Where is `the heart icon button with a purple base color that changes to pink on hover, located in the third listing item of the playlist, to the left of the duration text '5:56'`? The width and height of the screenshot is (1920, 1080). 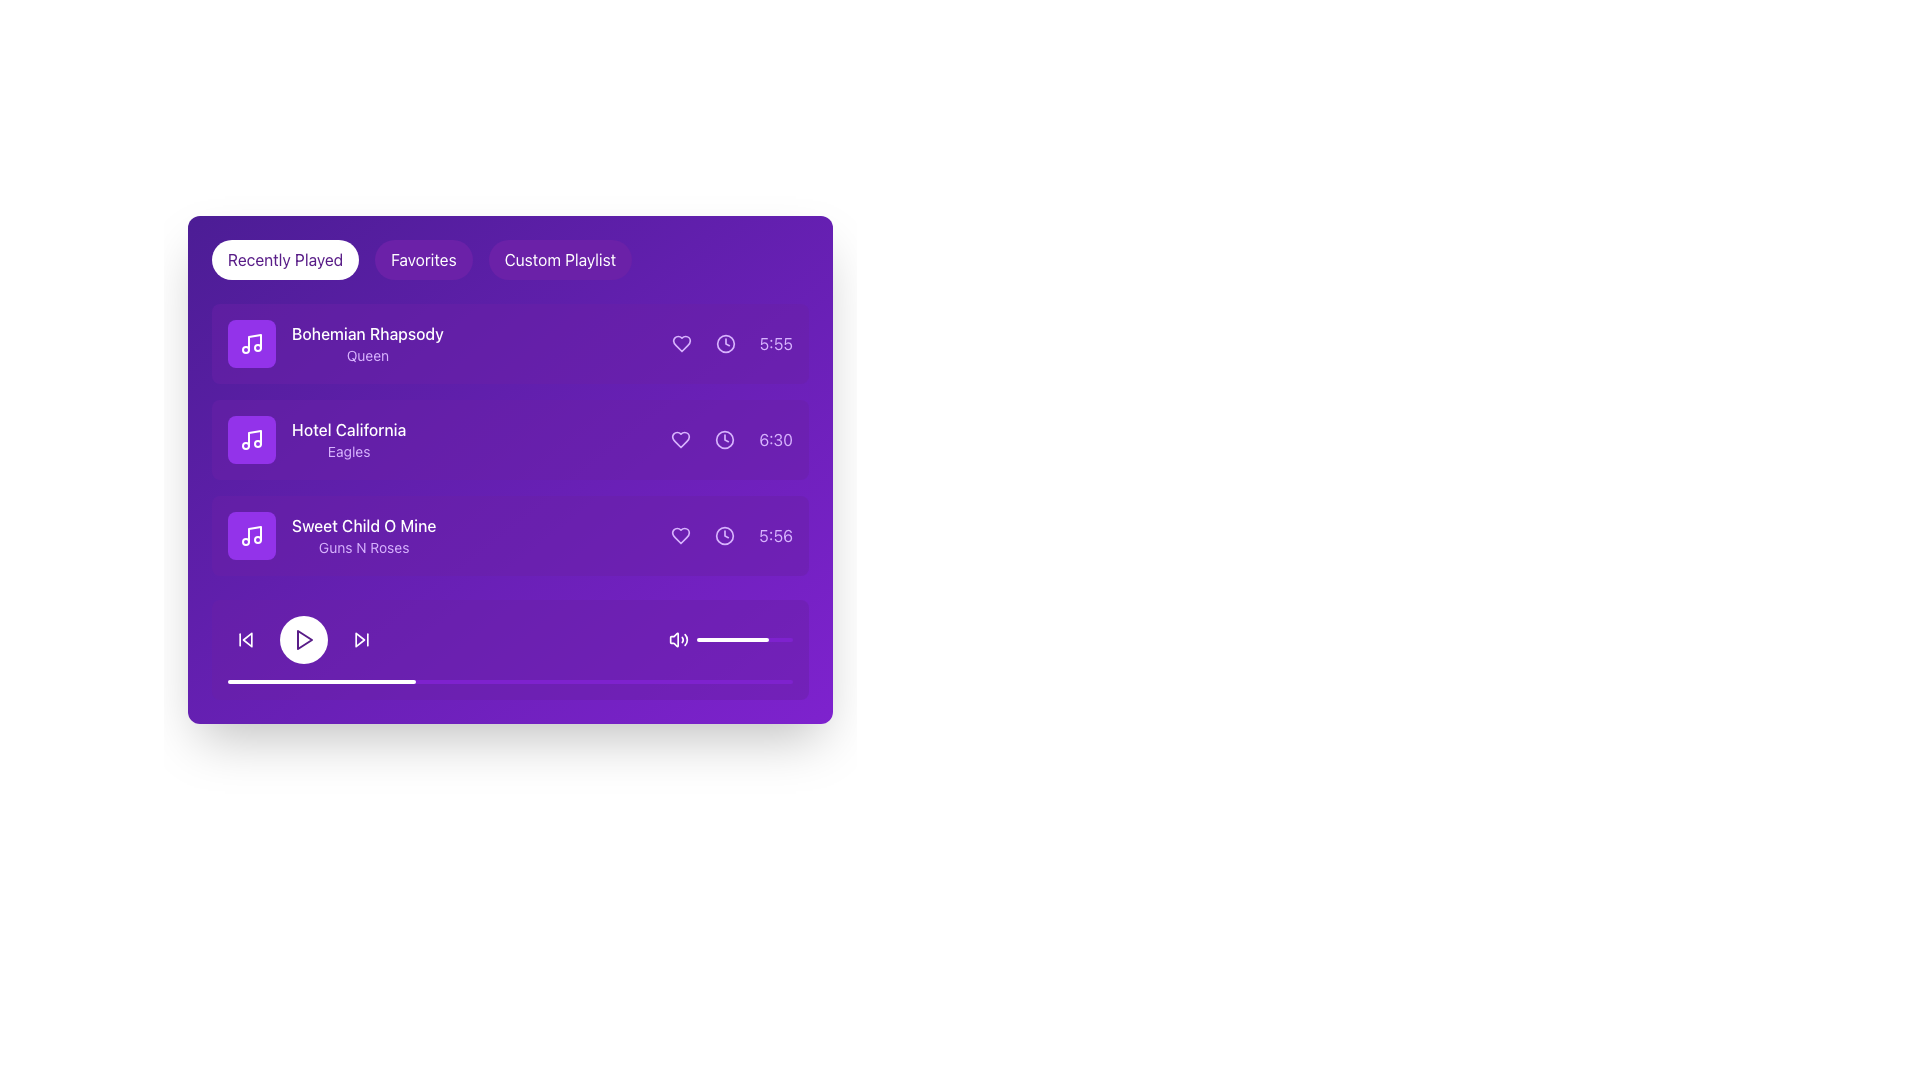
the heart icon button with a purple base color that changes to pink on hover, located in the third listing item of the playlist, to the left of the duration text '5:56' is located at coordinates (681, 535).